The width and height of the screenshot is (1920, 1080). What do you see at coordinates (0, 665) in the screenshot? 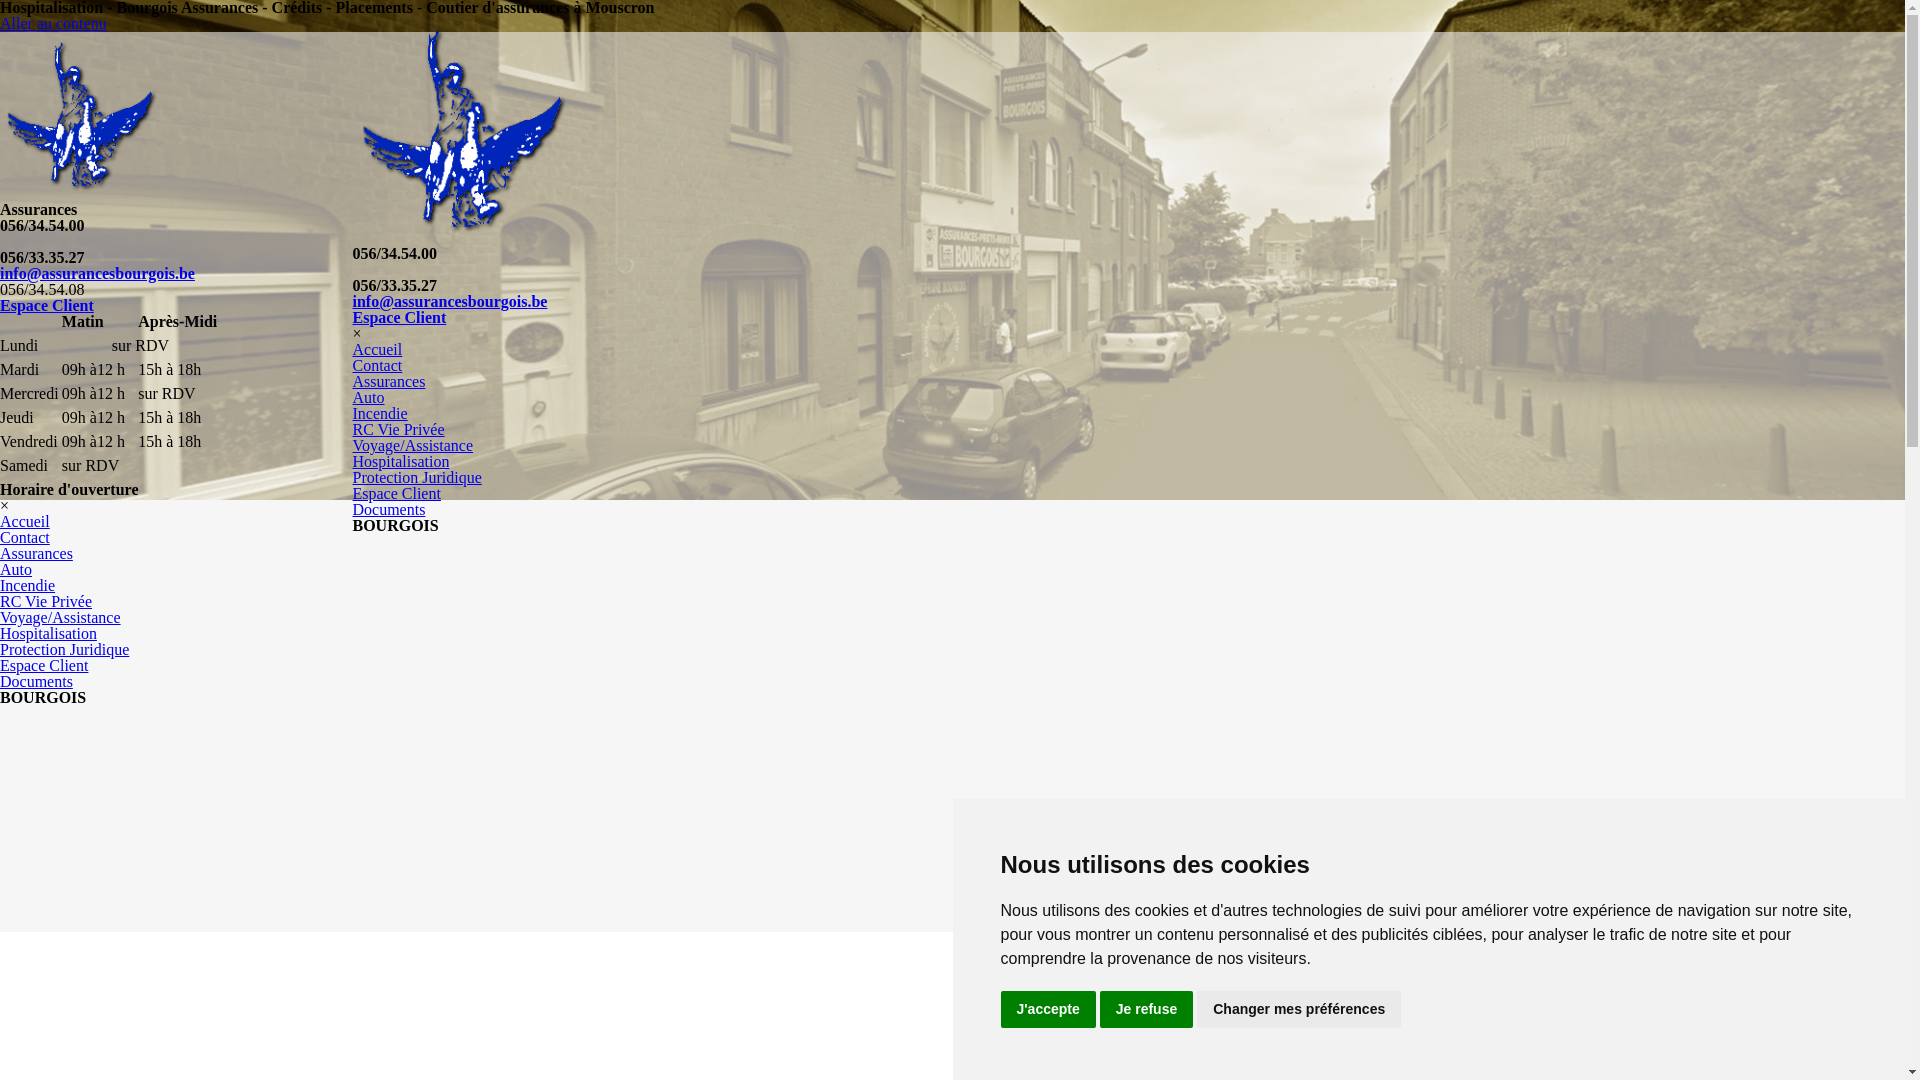
I see `'Espace Client'` at bounding box center [0, 665].